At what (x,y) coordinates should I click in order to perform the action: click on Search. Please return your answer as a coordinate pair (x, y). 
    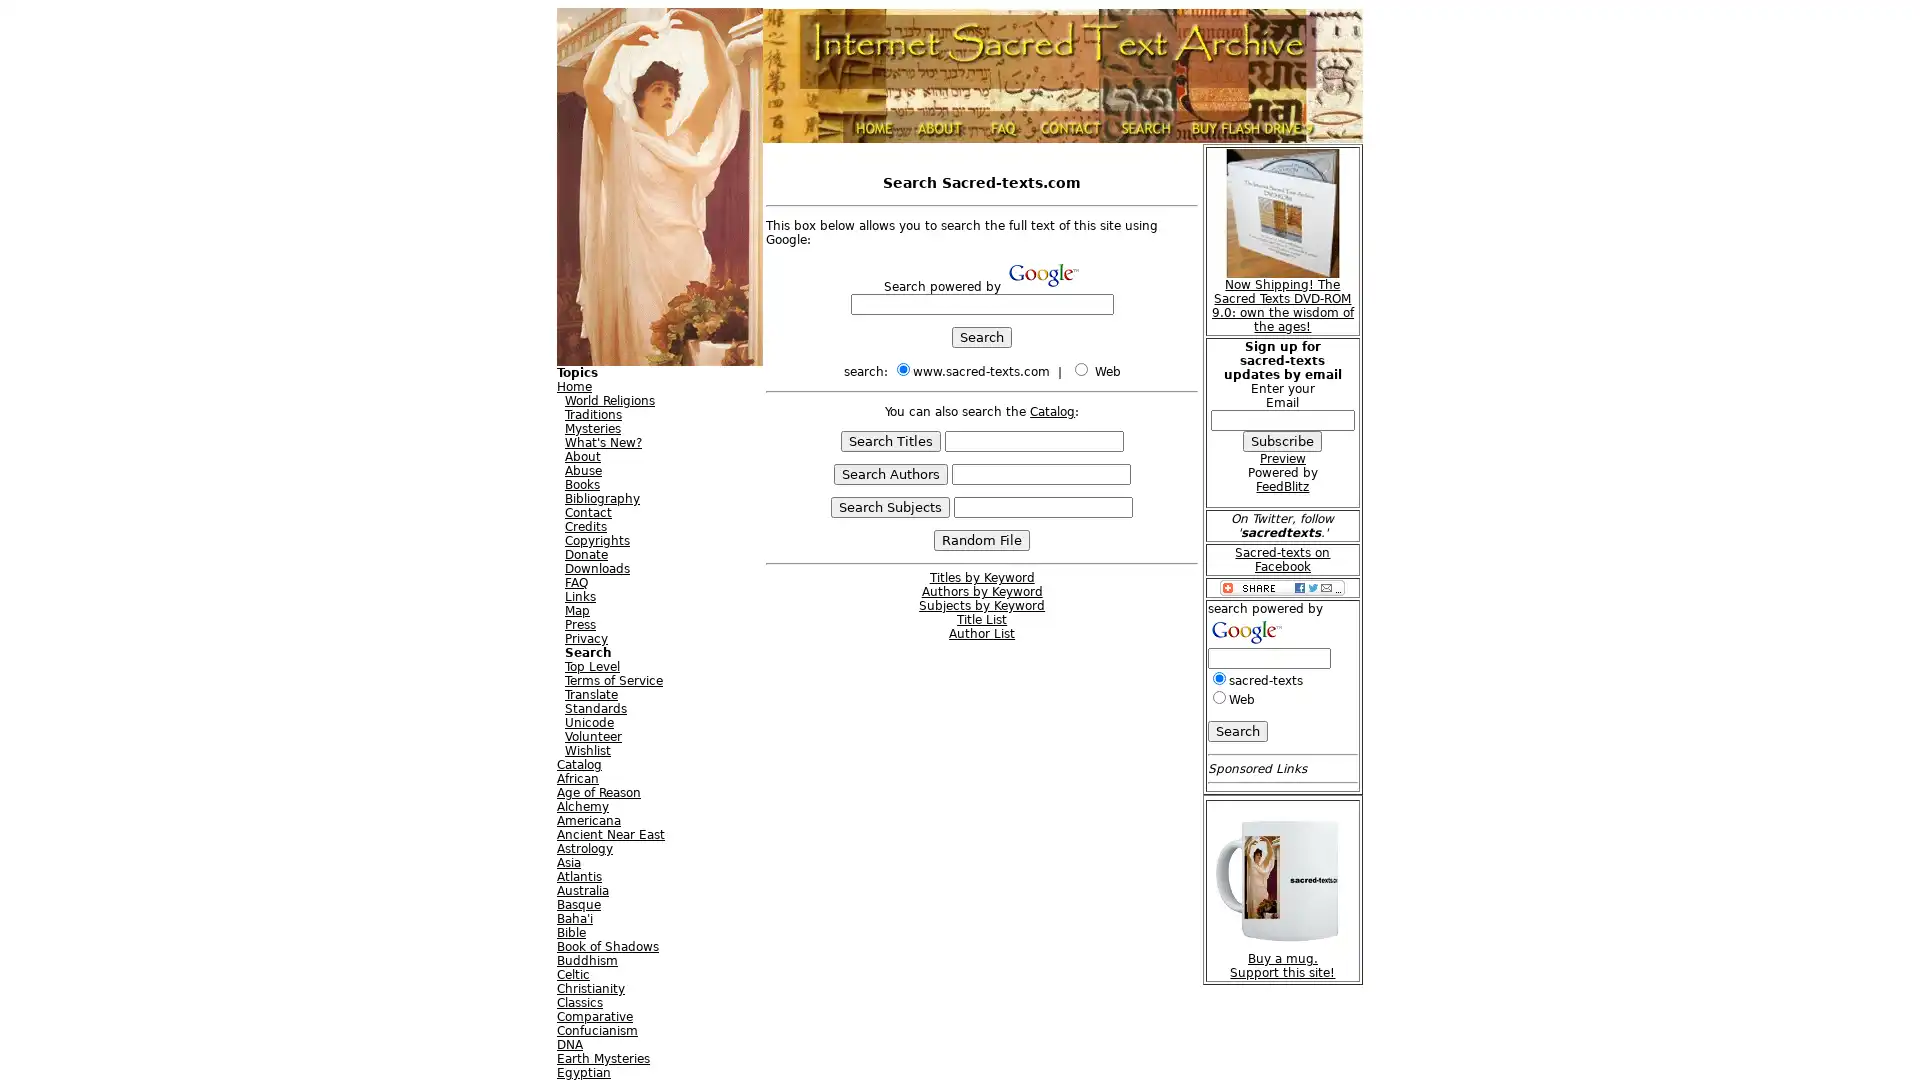
    Looking at the image, I should click on (982, 336).